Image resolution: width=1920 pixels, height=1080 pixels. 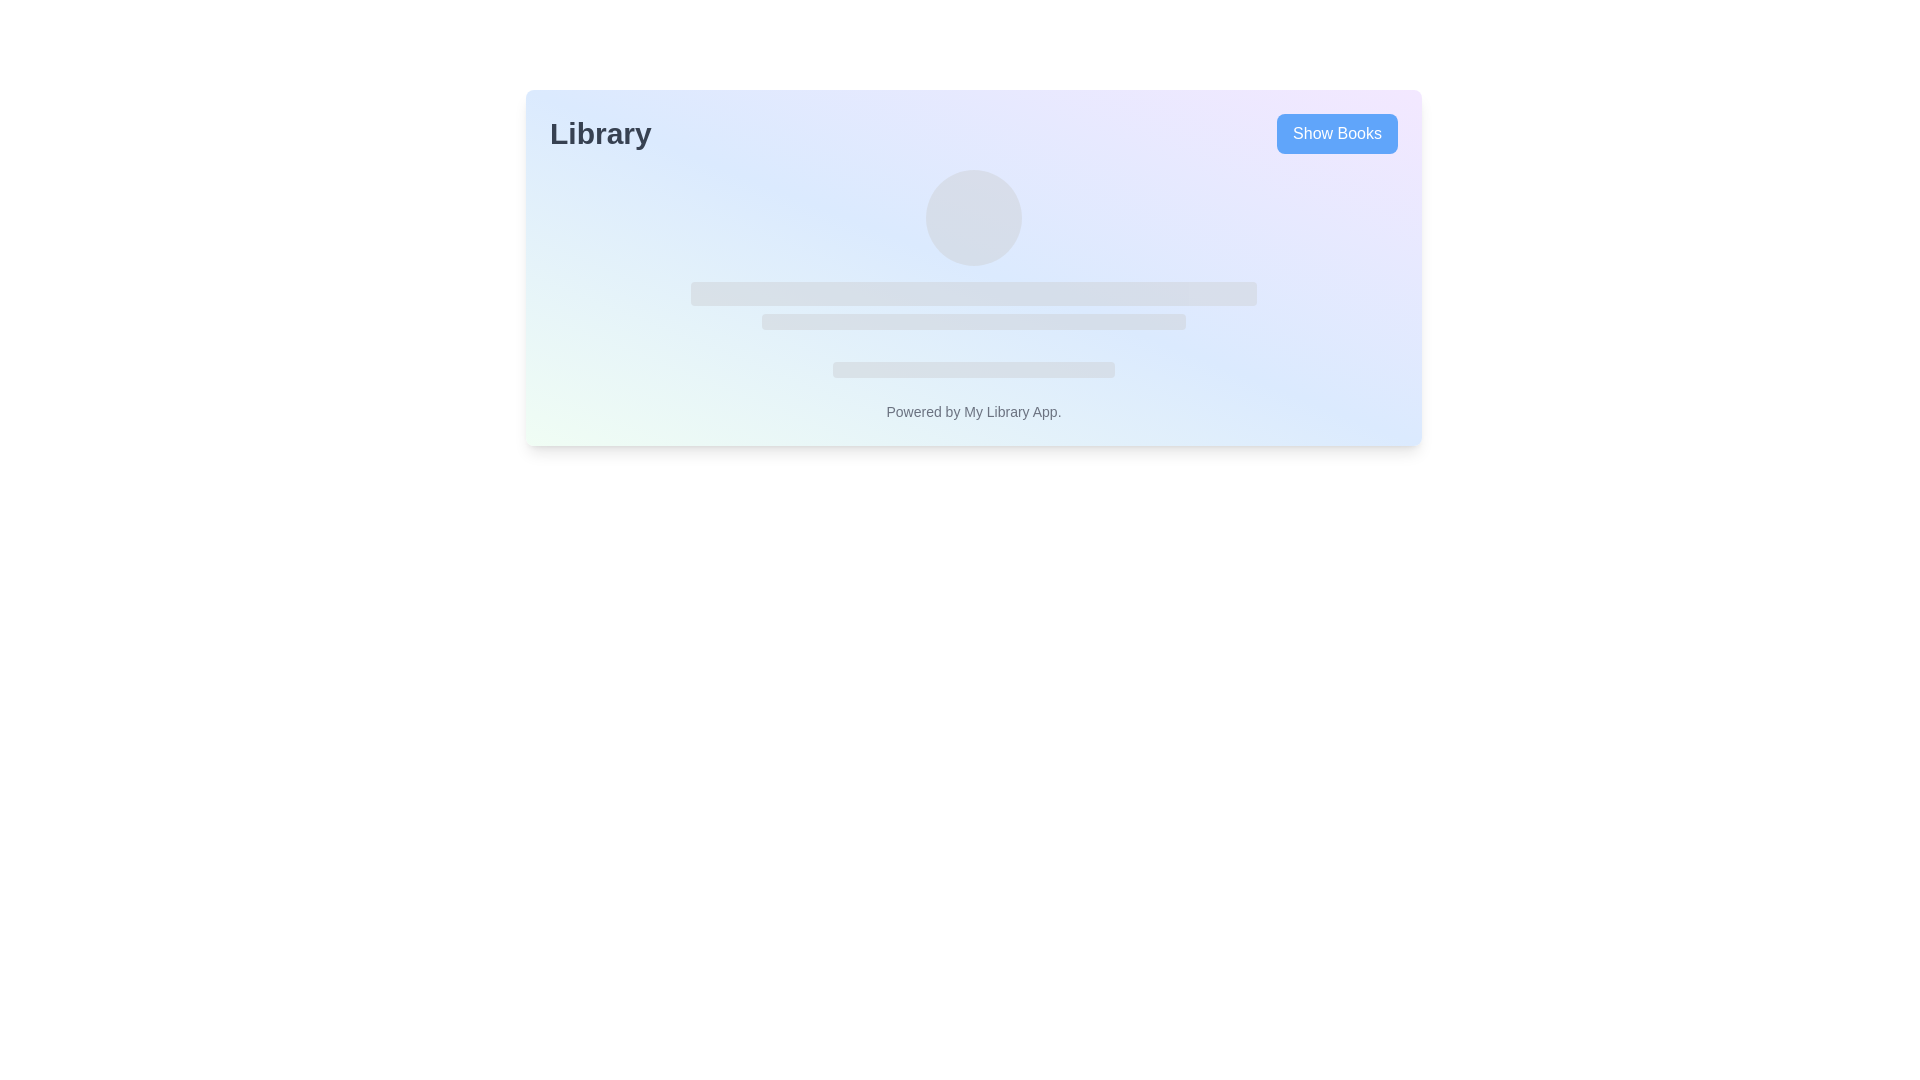 I want to click on the Circular decorative element, which is a smooth light gray circle located centrally above bar-like shapes in the interface, so click(x=974, y=218).